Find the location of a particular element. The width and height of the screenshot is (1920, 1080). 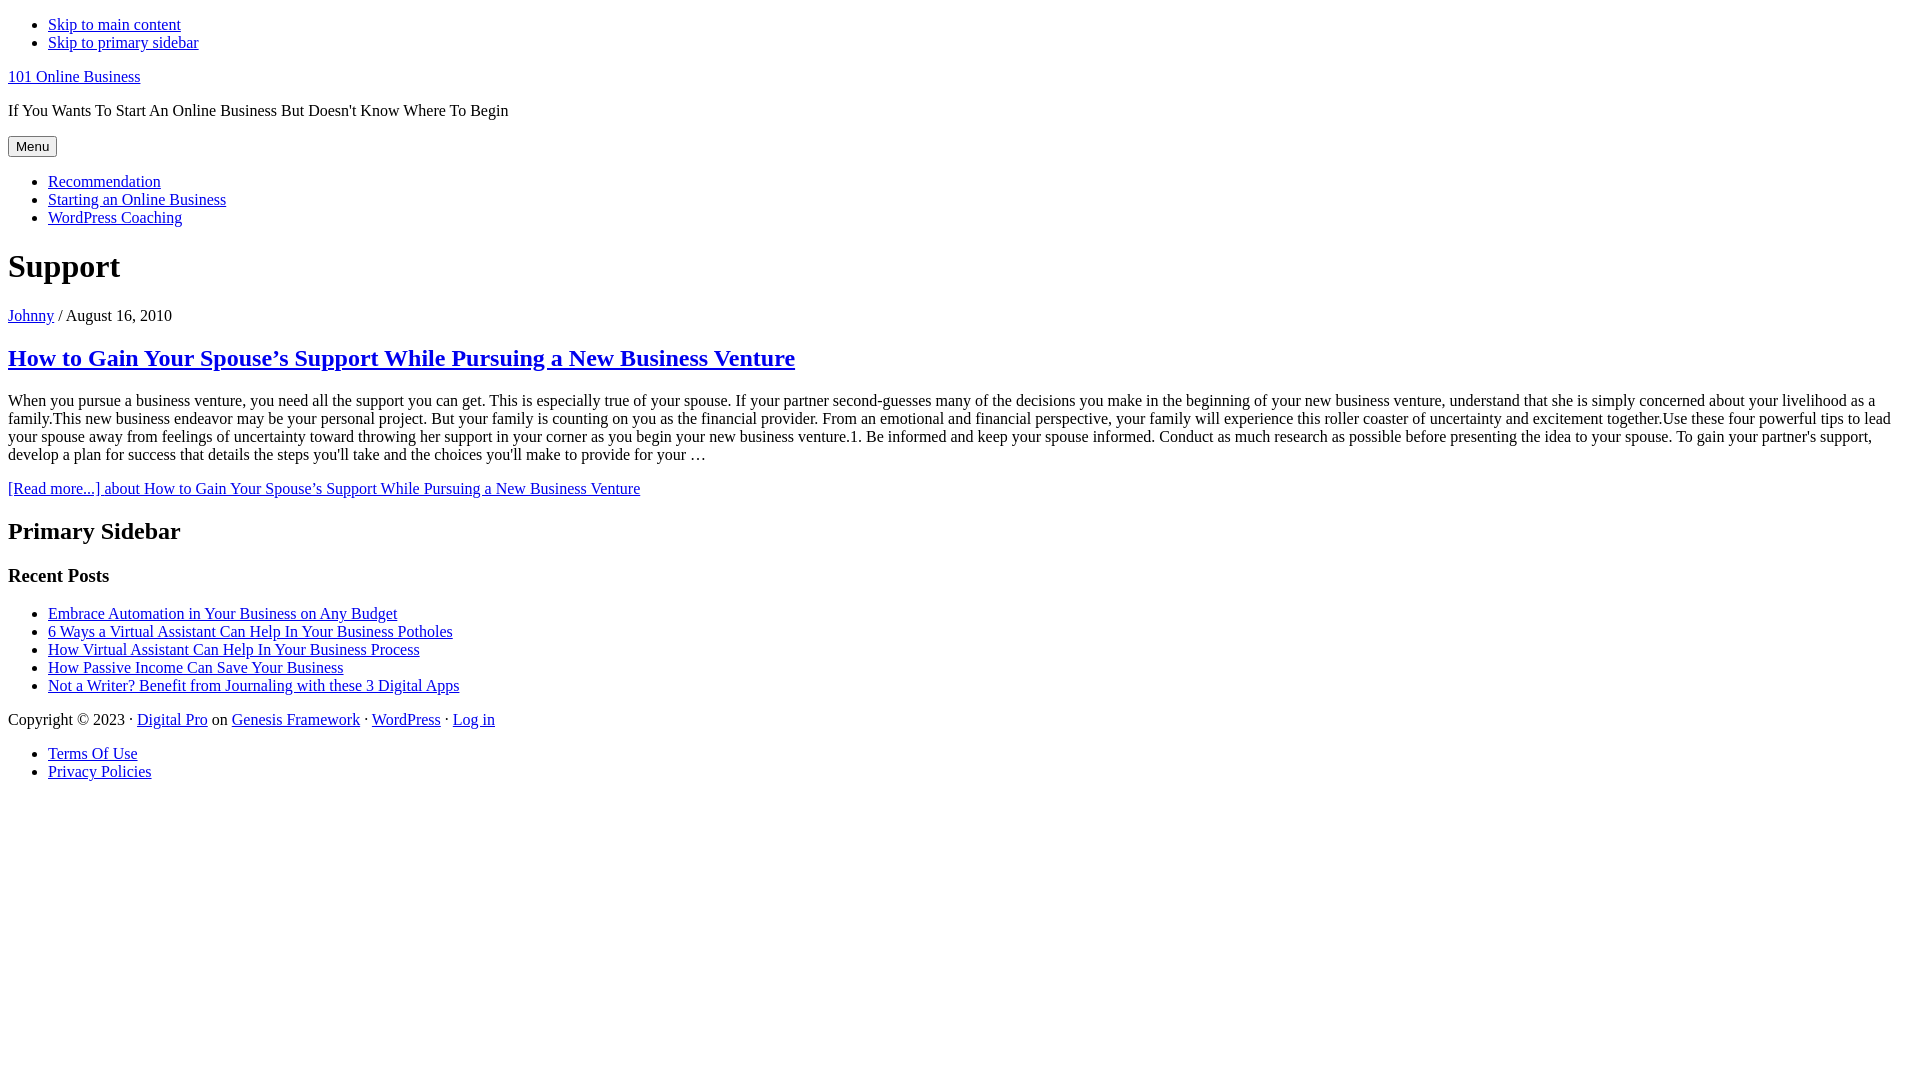

'Genesis Framework' is located at coordinates (295, 718).